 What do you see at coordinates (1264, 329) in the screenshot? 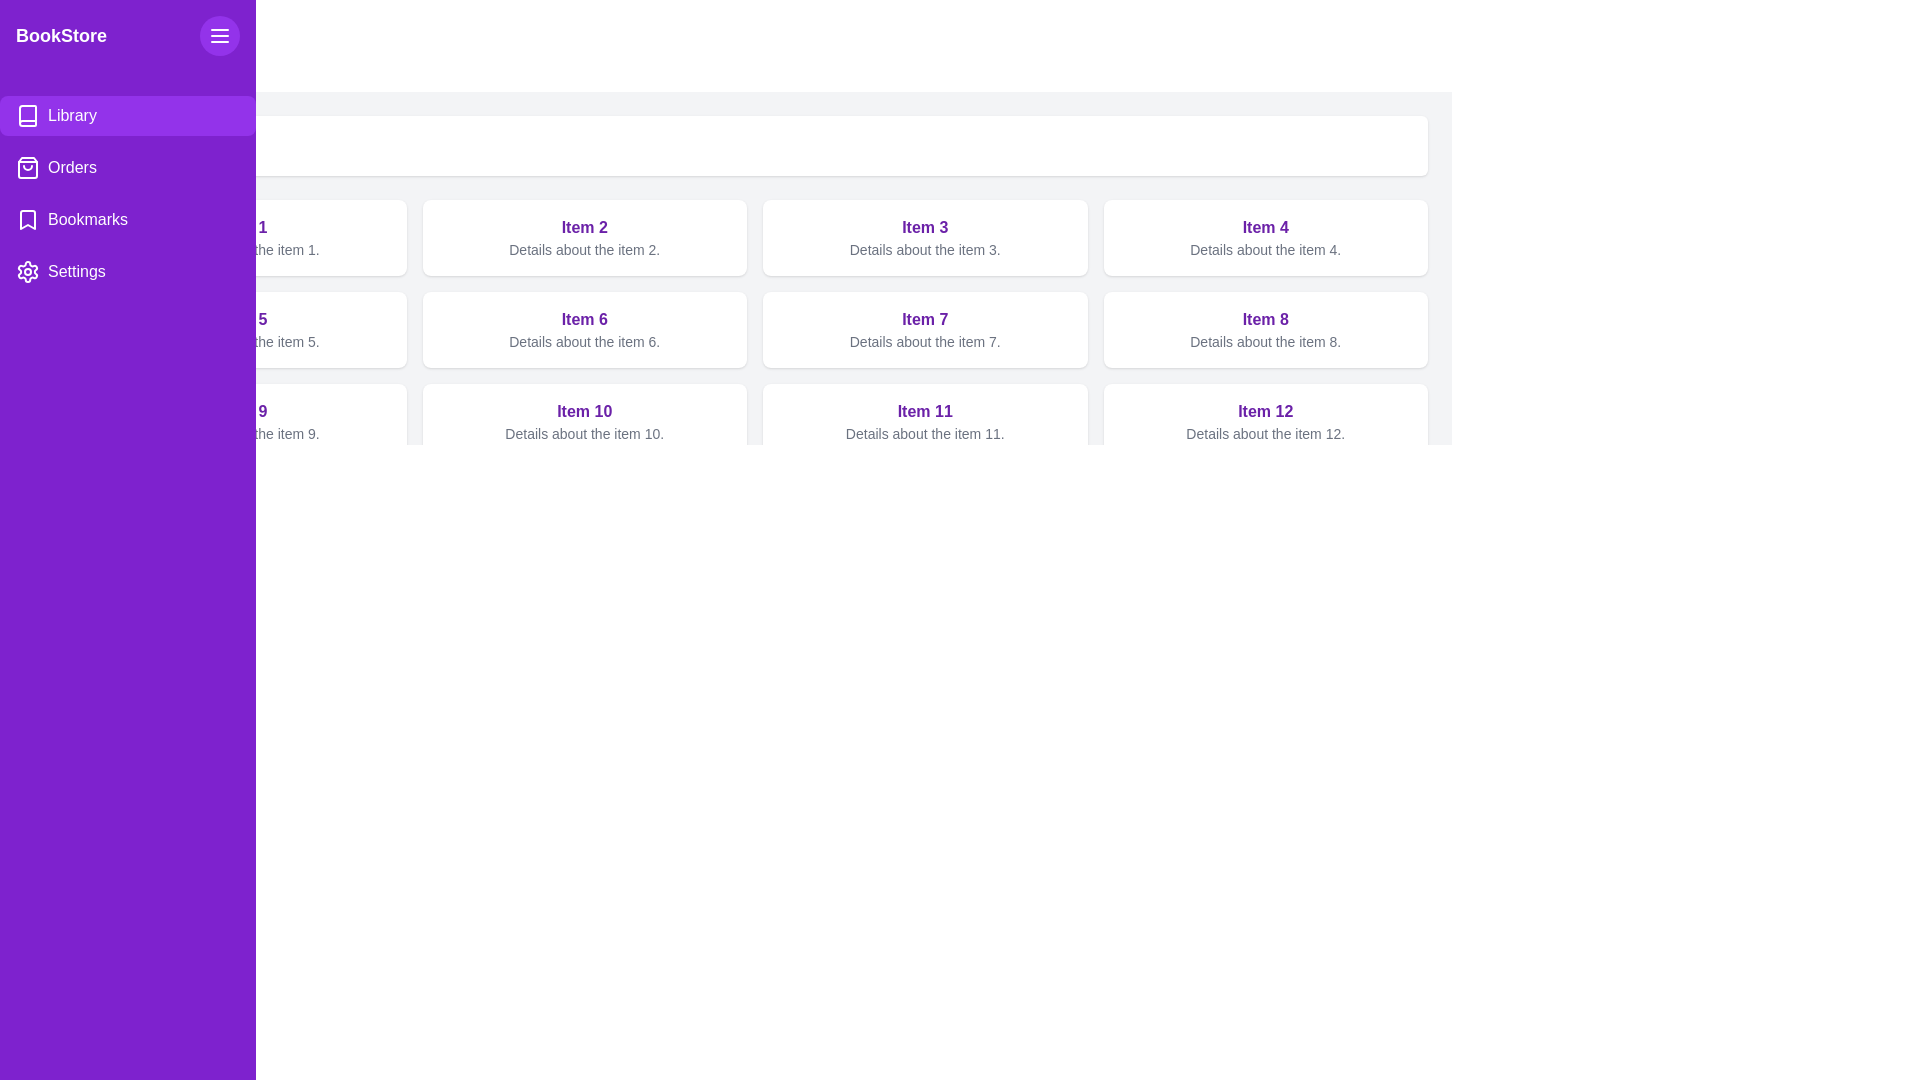
I see `information displayed on the eighth card in the grid layout, which provides the item's name and a brief description` at bounding box center [1264, 329].